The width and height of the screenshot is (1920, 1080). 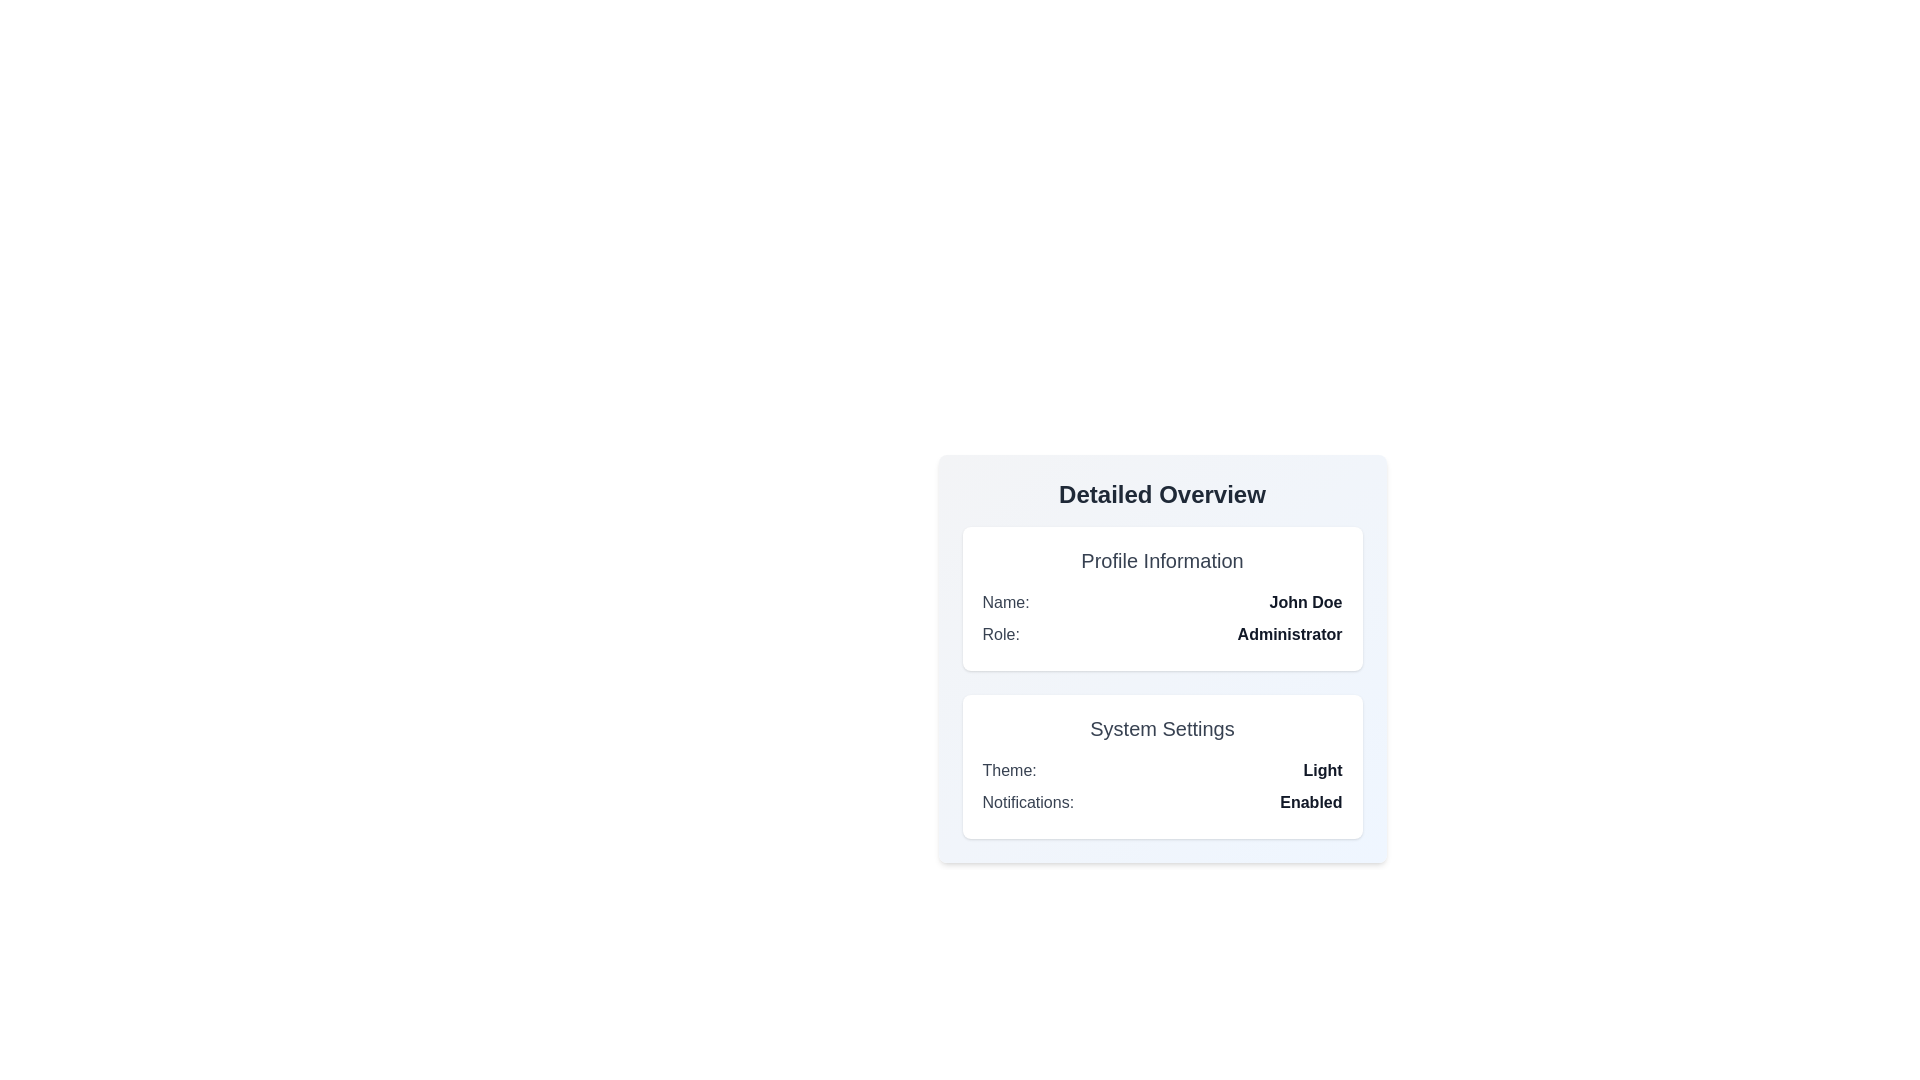 What do you see at coordinates (1006, 601) in the screenshot?
I see `text of the label indicating the associated name, which is positioned in the left column of the 'Profile Information' section, above the label 'Role:' and aligned with 'John Doe'` at bounding box center [1006, 601].